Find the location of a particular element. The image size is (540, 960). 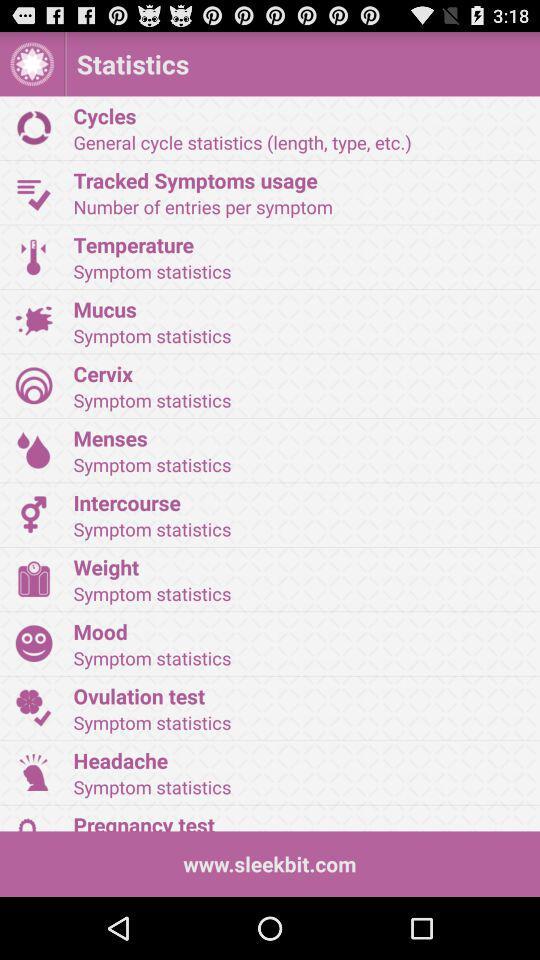

the icon of cervix is located at coordinates (33, 384).